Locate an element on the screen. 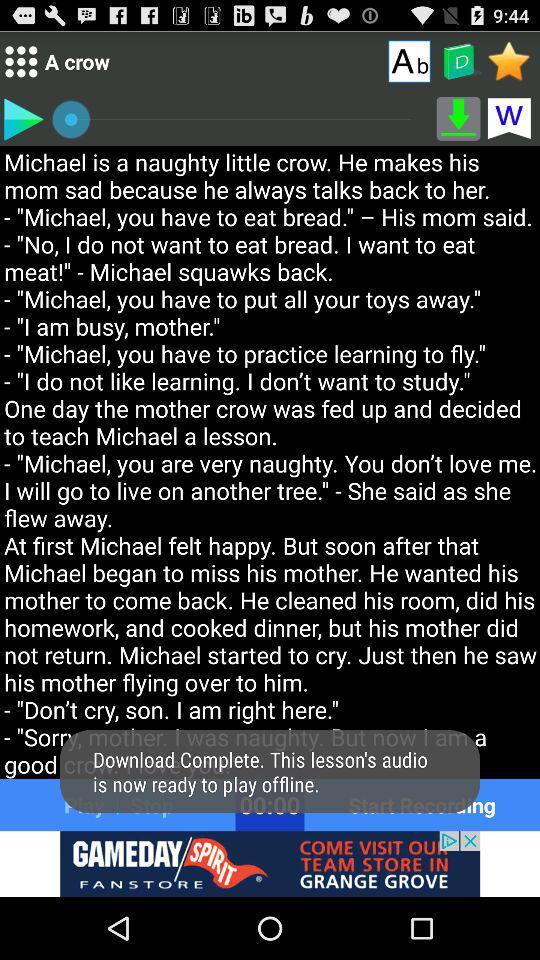  the icon download which is on right hand side is located at coordinates (459, 119).